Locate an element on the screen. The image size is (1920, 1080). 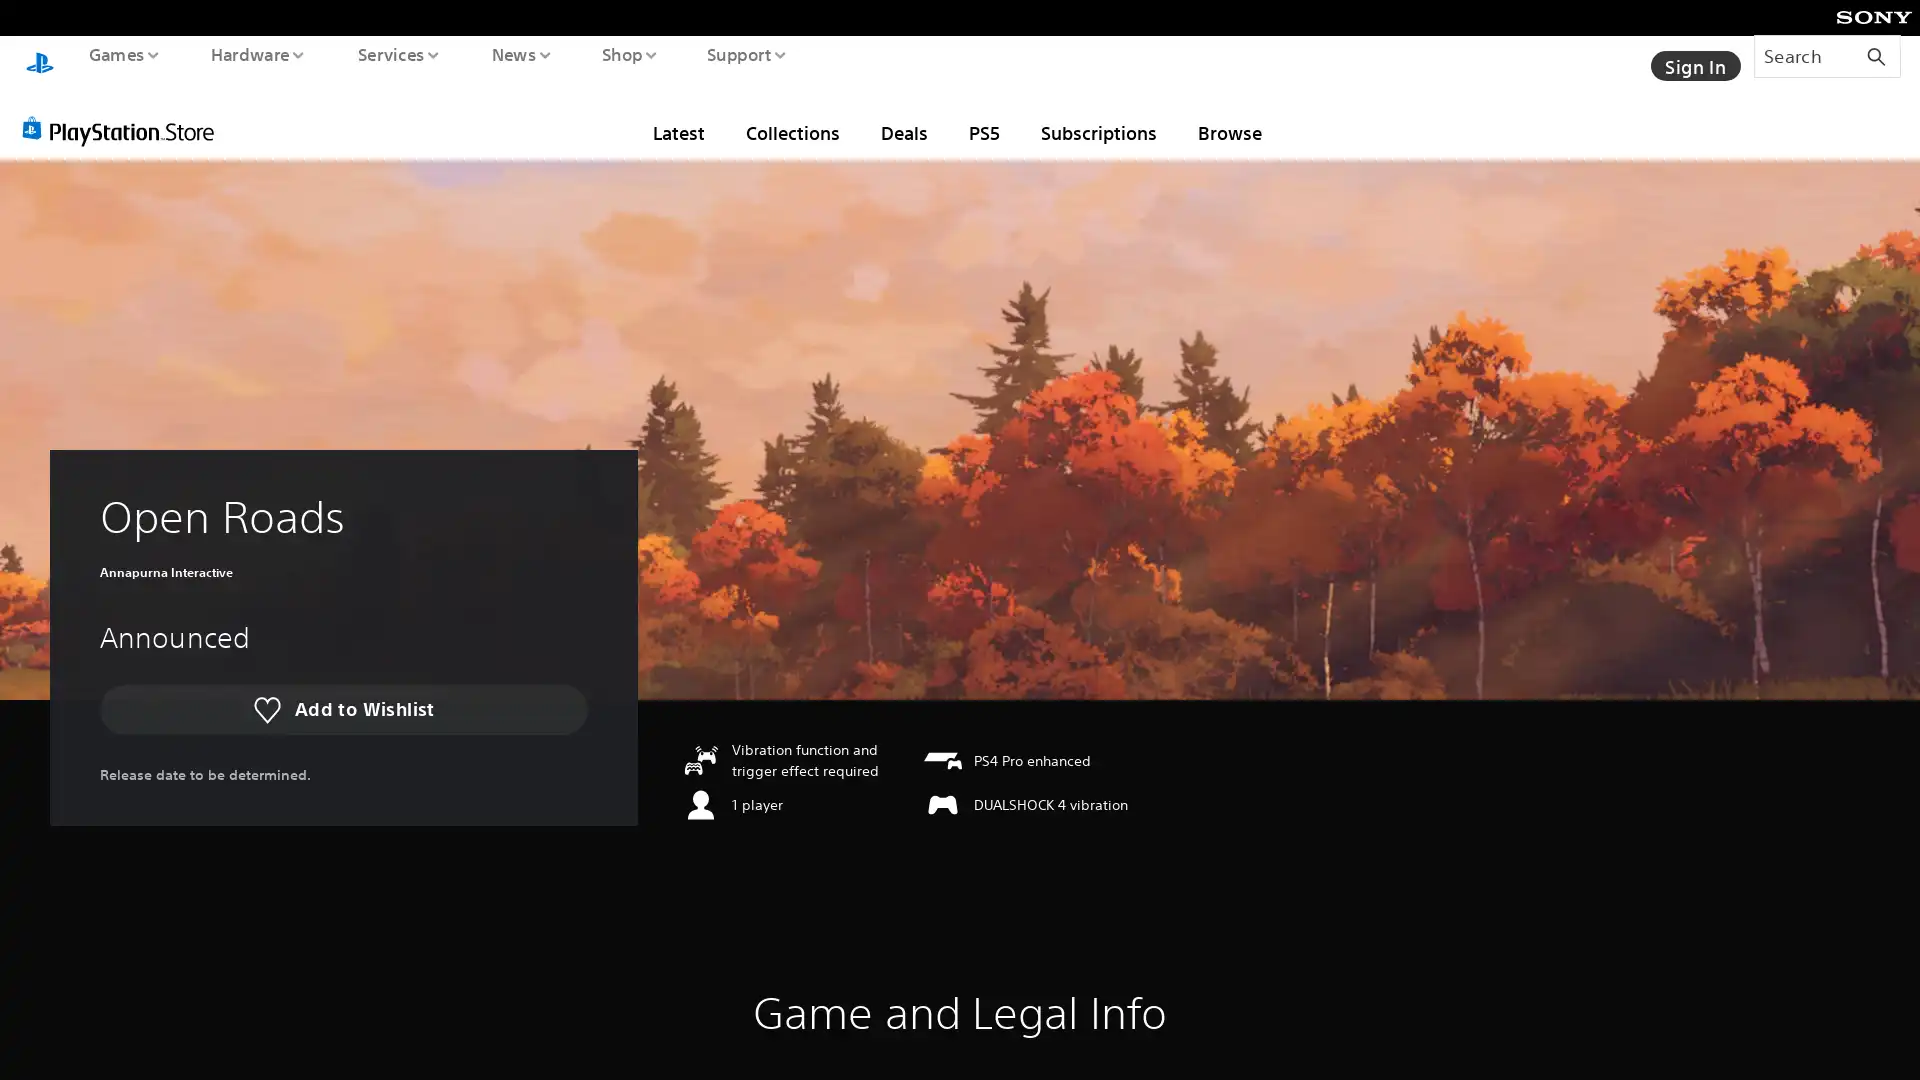
Search is located at coordinates (1827, 55).